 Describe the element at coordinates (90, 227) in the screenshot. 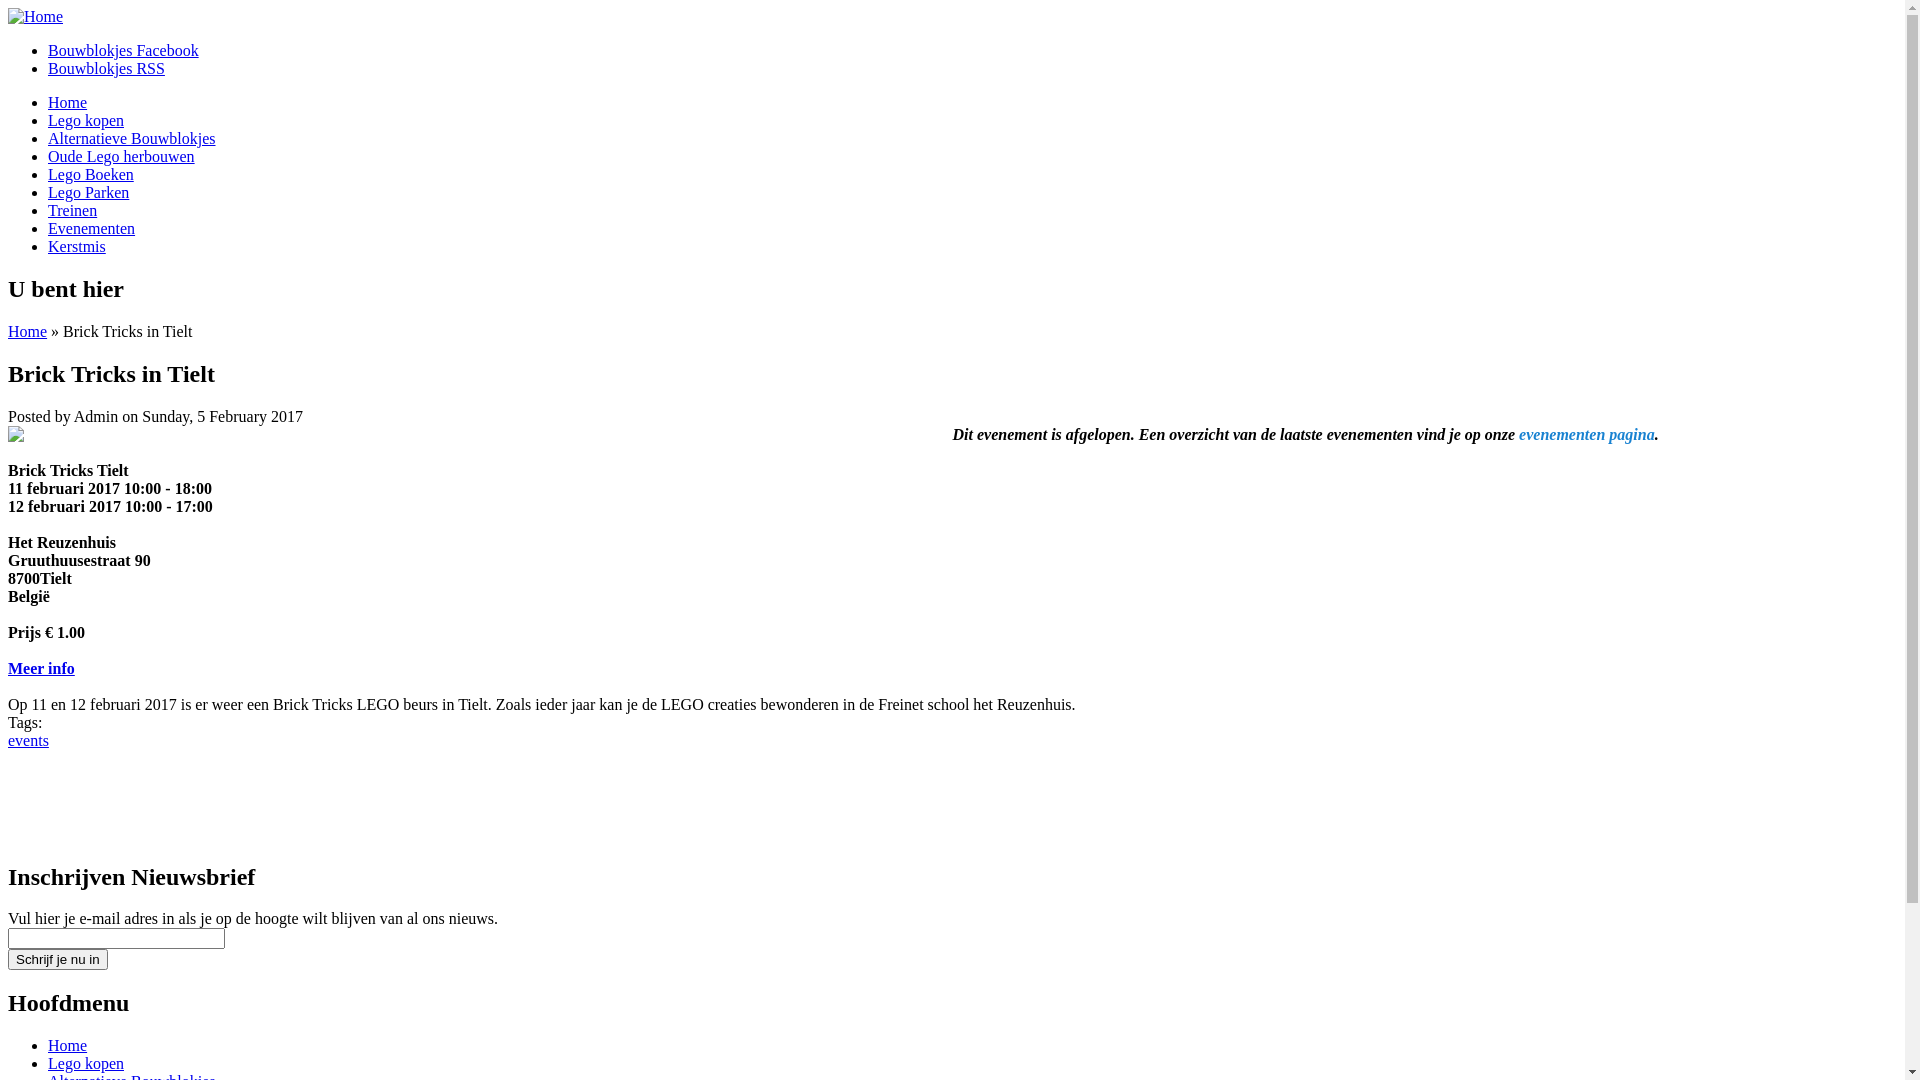

I see `'Evenementen'` at that location.